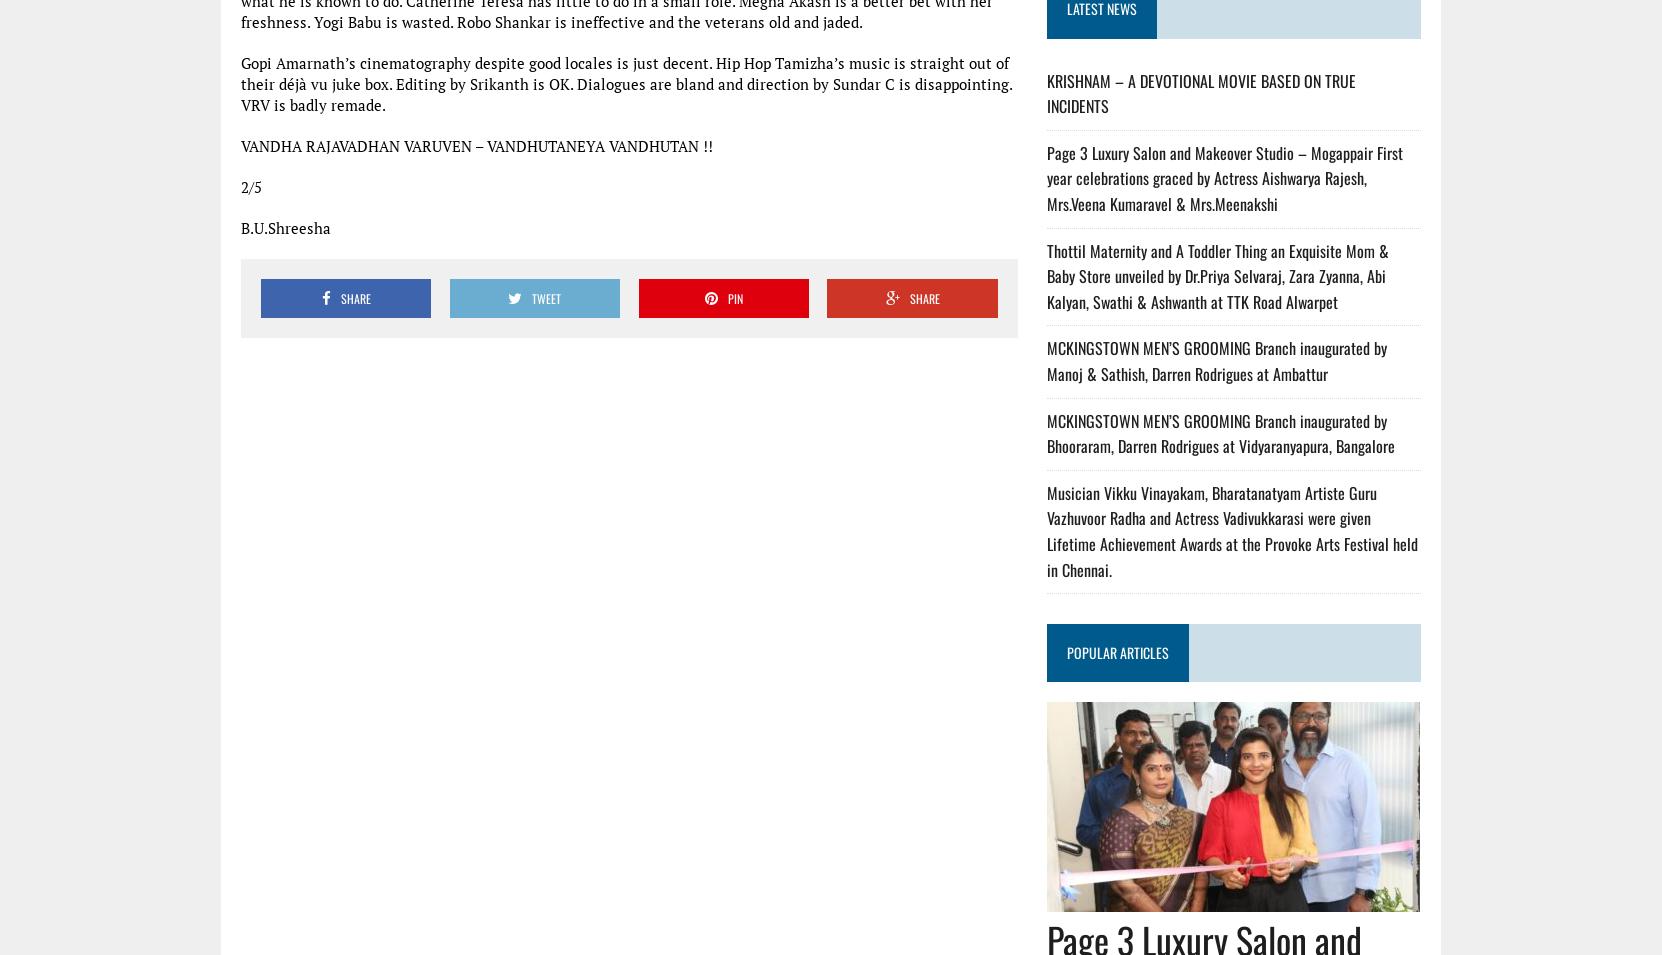  Describe the element at coordinates (1118, 651) in the screenshot. I see `'POPULAR ARTICLES'` at that location.